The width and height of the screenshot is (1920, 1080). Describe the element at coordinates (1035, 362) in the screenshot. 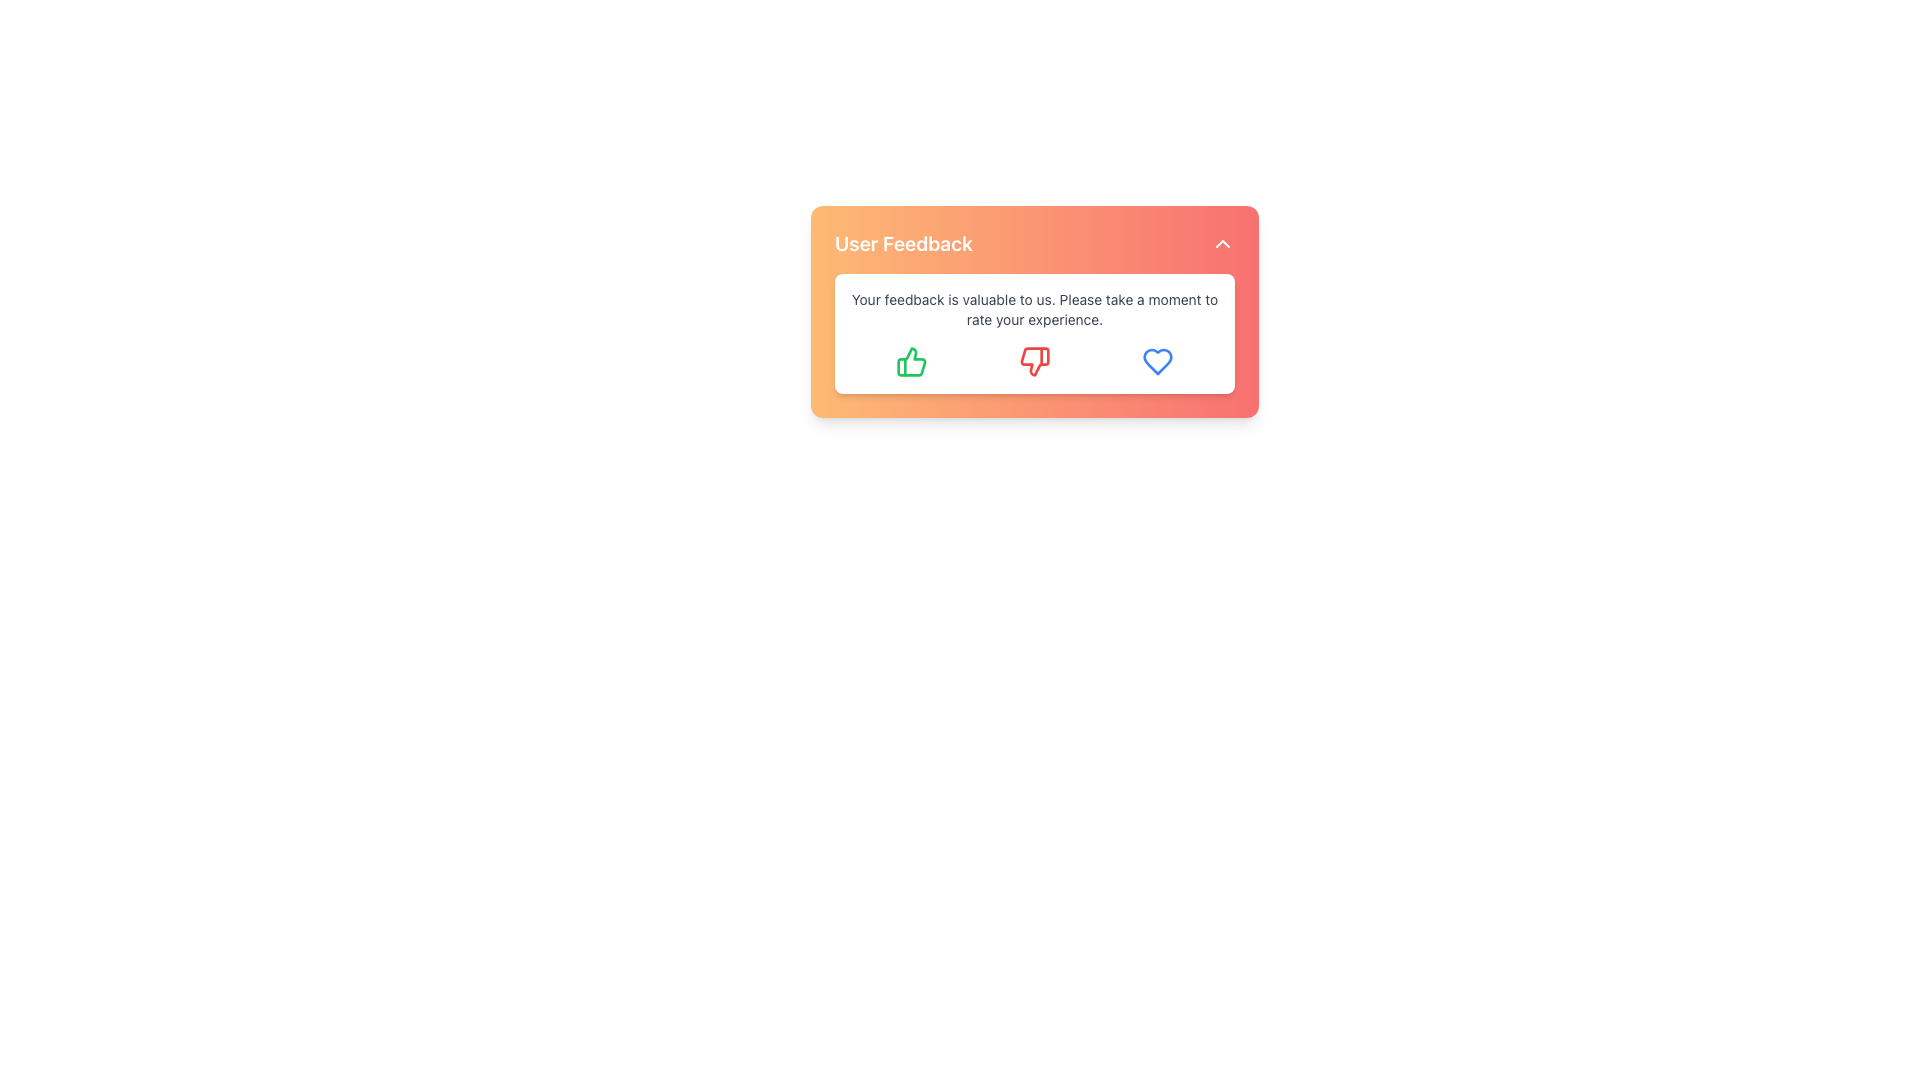

I see `the middle thumbs-down icon within the user feedback card to give negative feedback` at that location.